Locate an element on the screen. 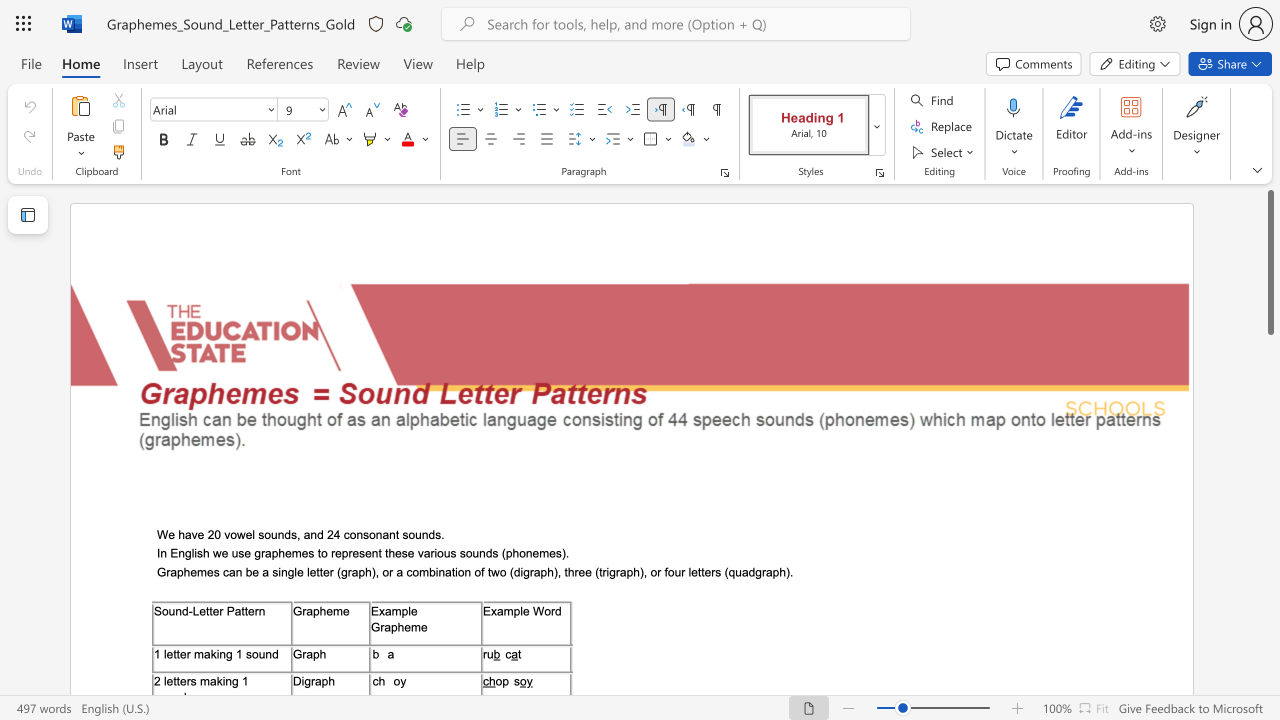  the vertical scrollbar to lower the page content is located at coordinates (1269, 418).